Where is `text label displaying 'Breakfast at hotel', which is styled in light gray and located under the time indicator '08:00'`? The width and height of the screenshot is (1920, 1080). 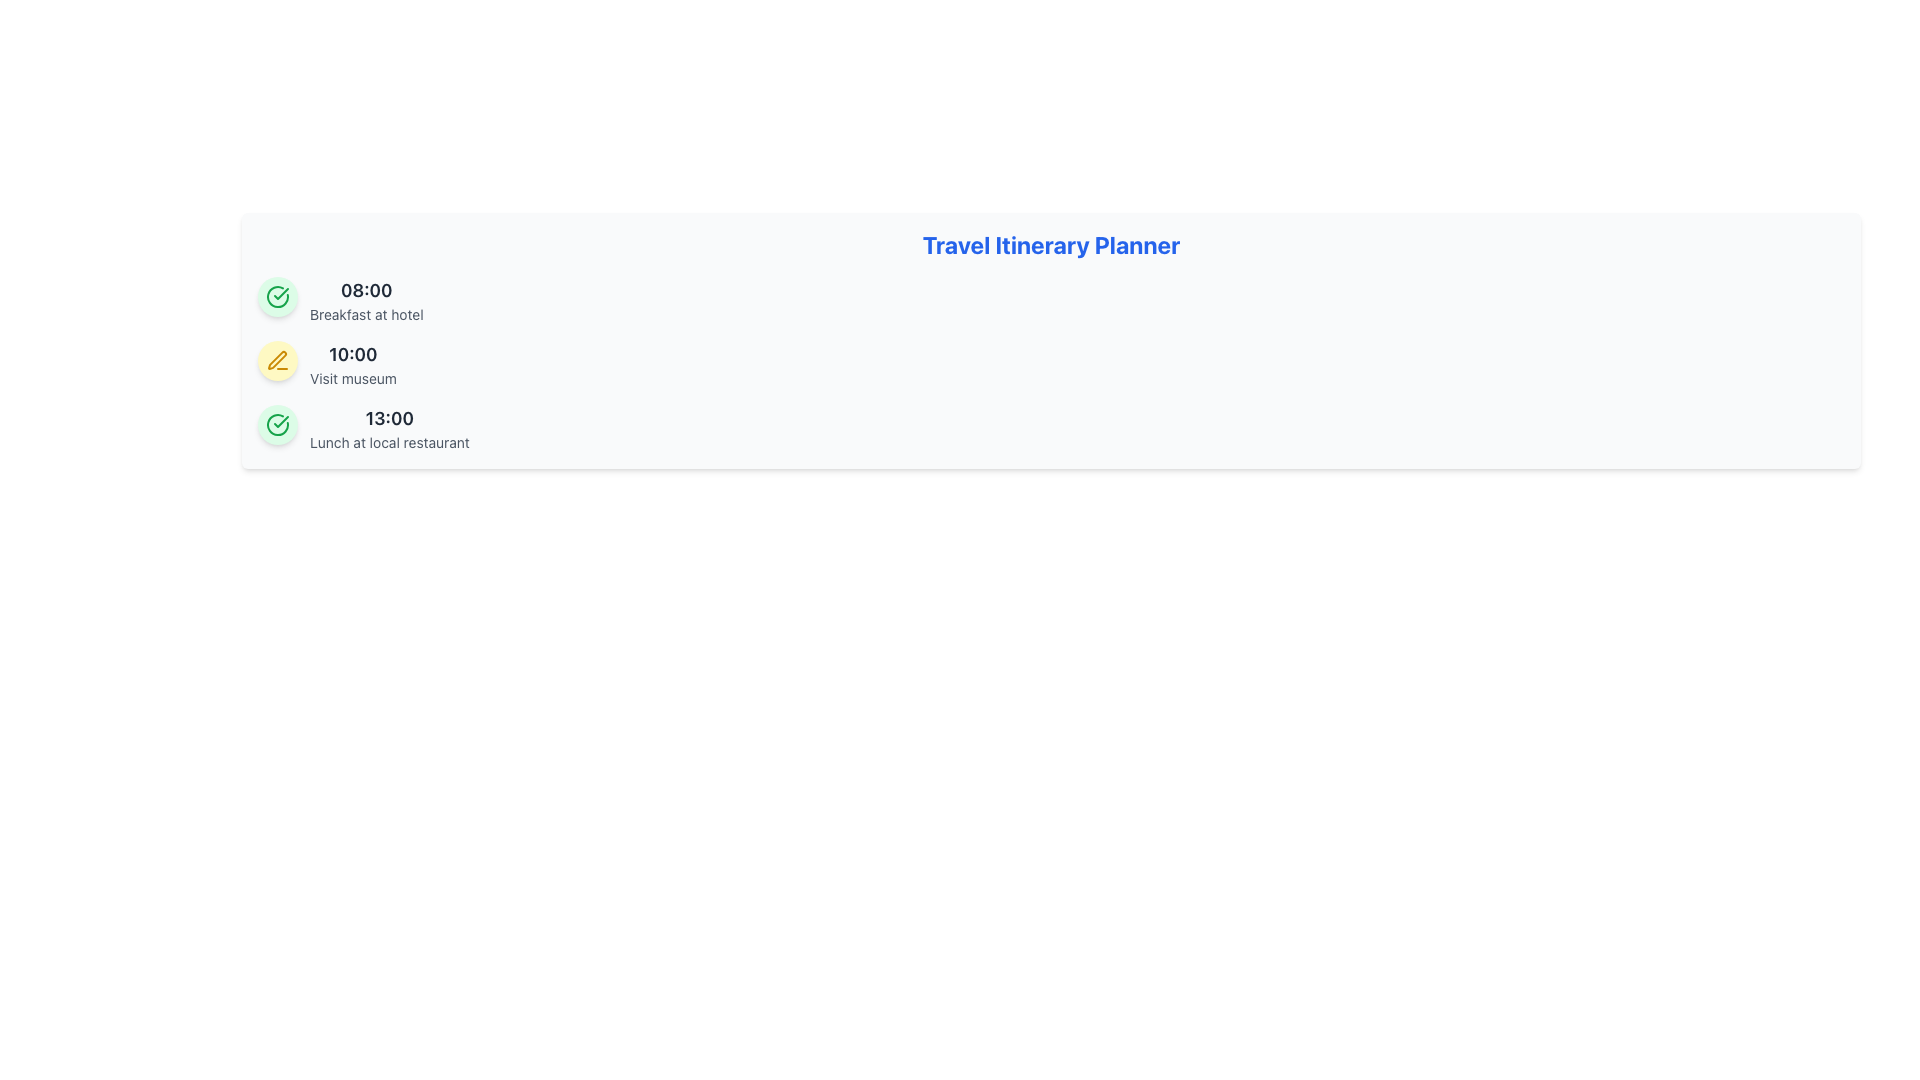
text label displaying 'Breakfast at hotel', which is styled in light gray and located under the time indicator '08:00' is located at coordinates (366, 315).